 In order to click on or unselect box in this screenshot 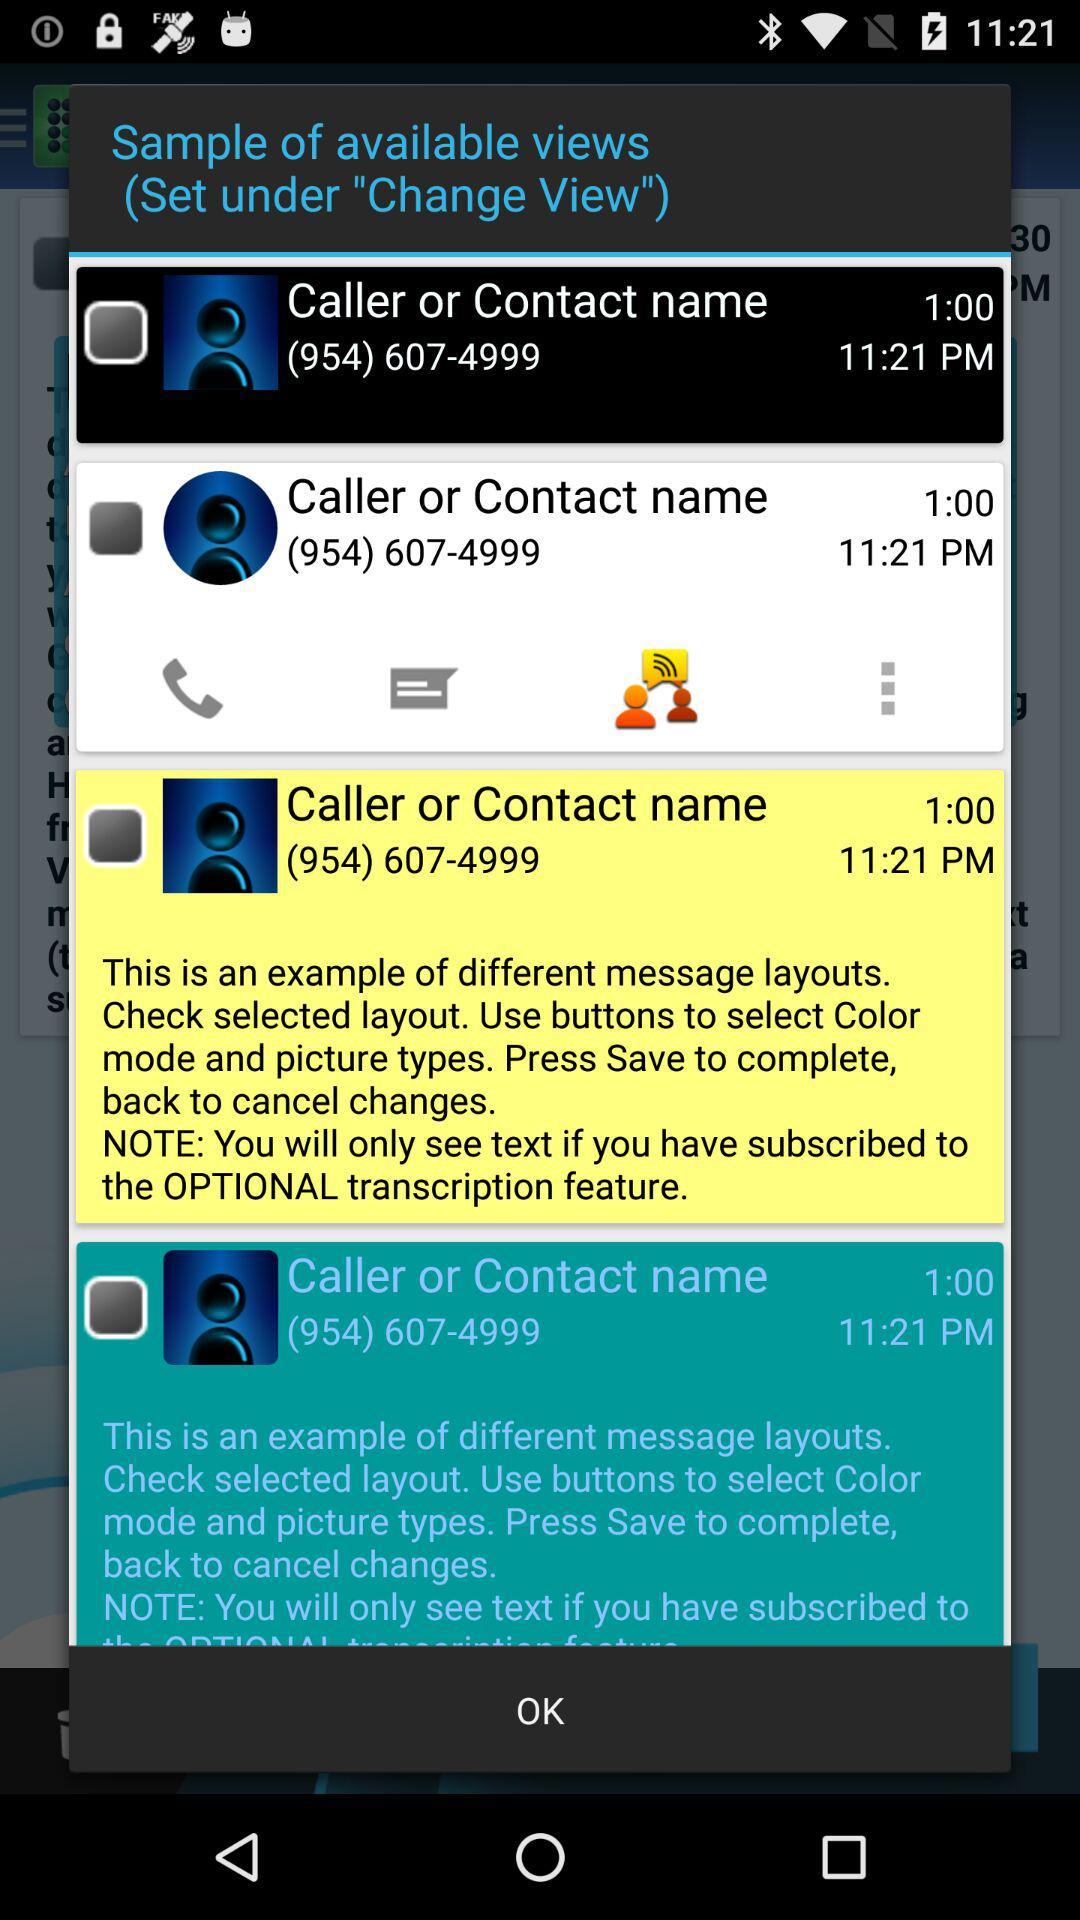, I will do `click(115, 332)`.